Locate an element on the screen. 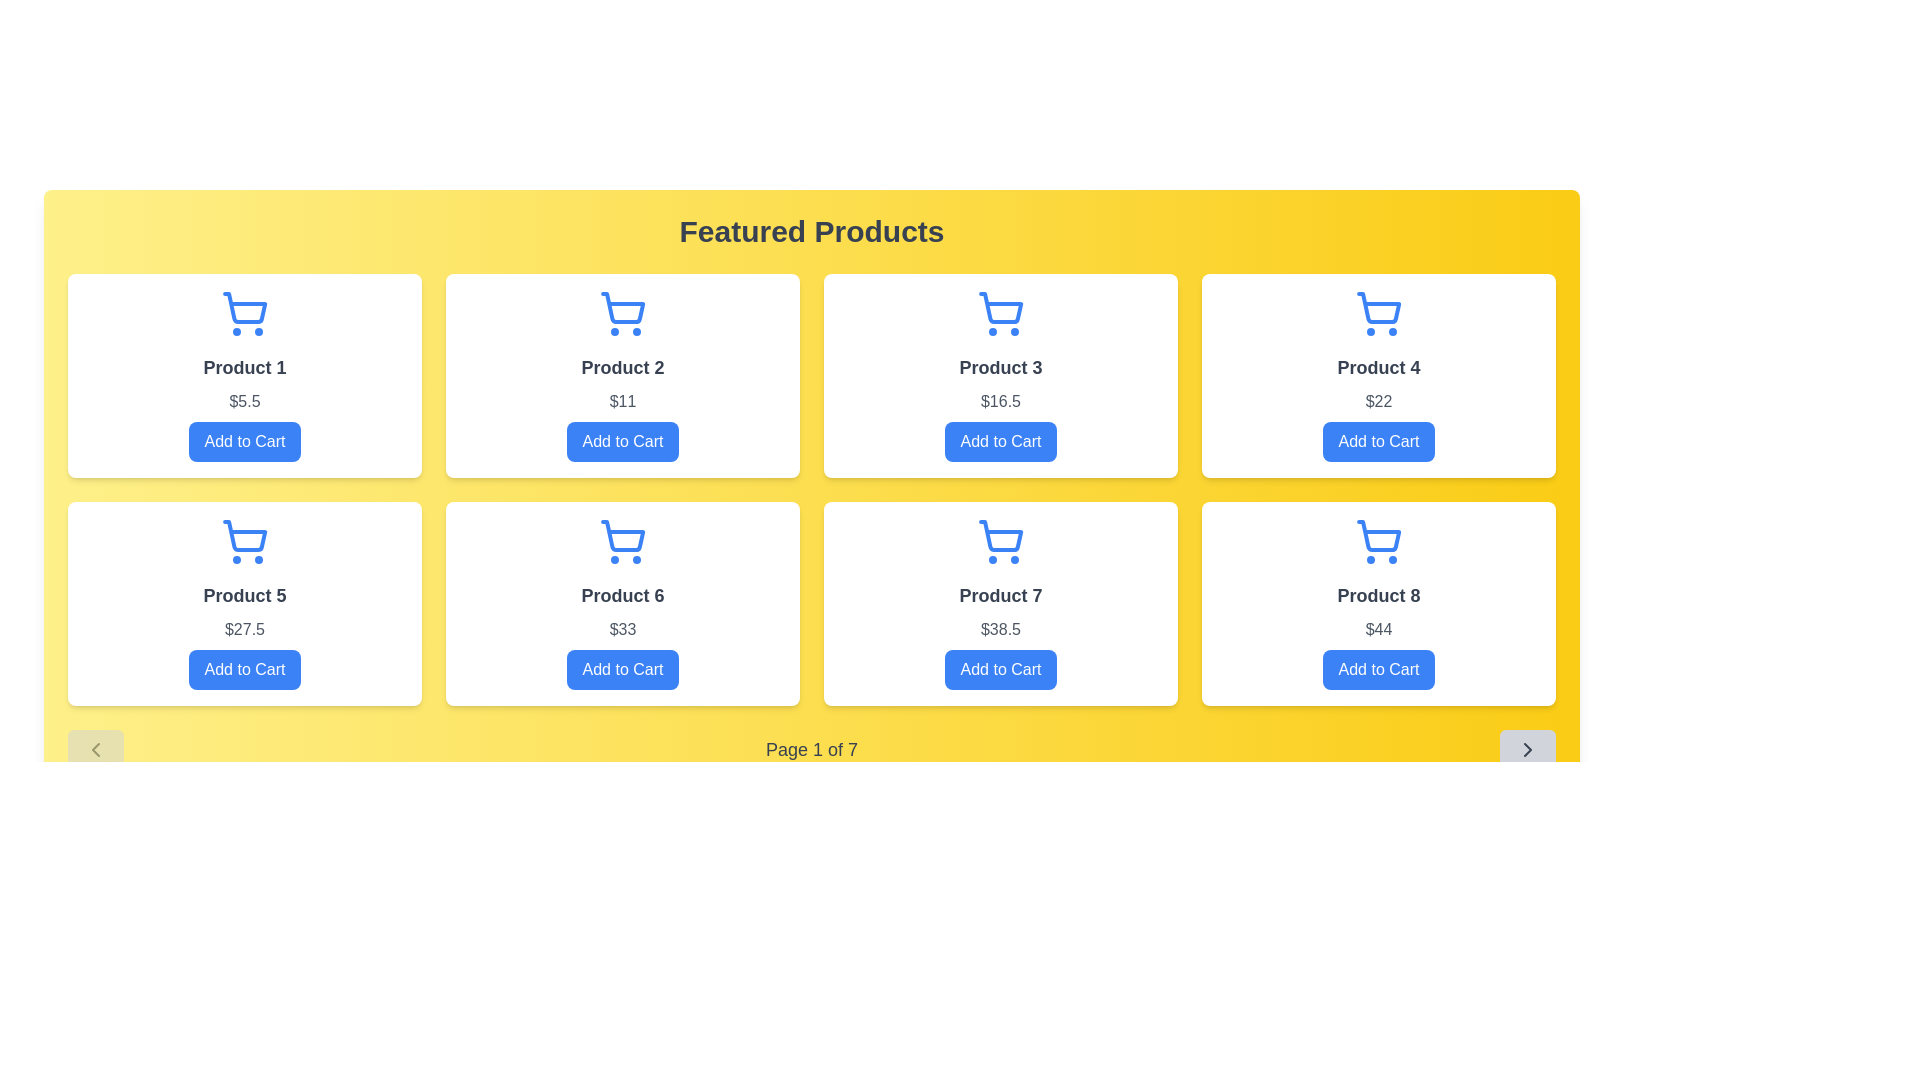 This screenshot has width=1920, height=1080. the shopping cart icon, which is a blue outline with a polygonal basket and circular wheels, located at the top of the card for 'Product 7' is located at coordinates (1001, 535).